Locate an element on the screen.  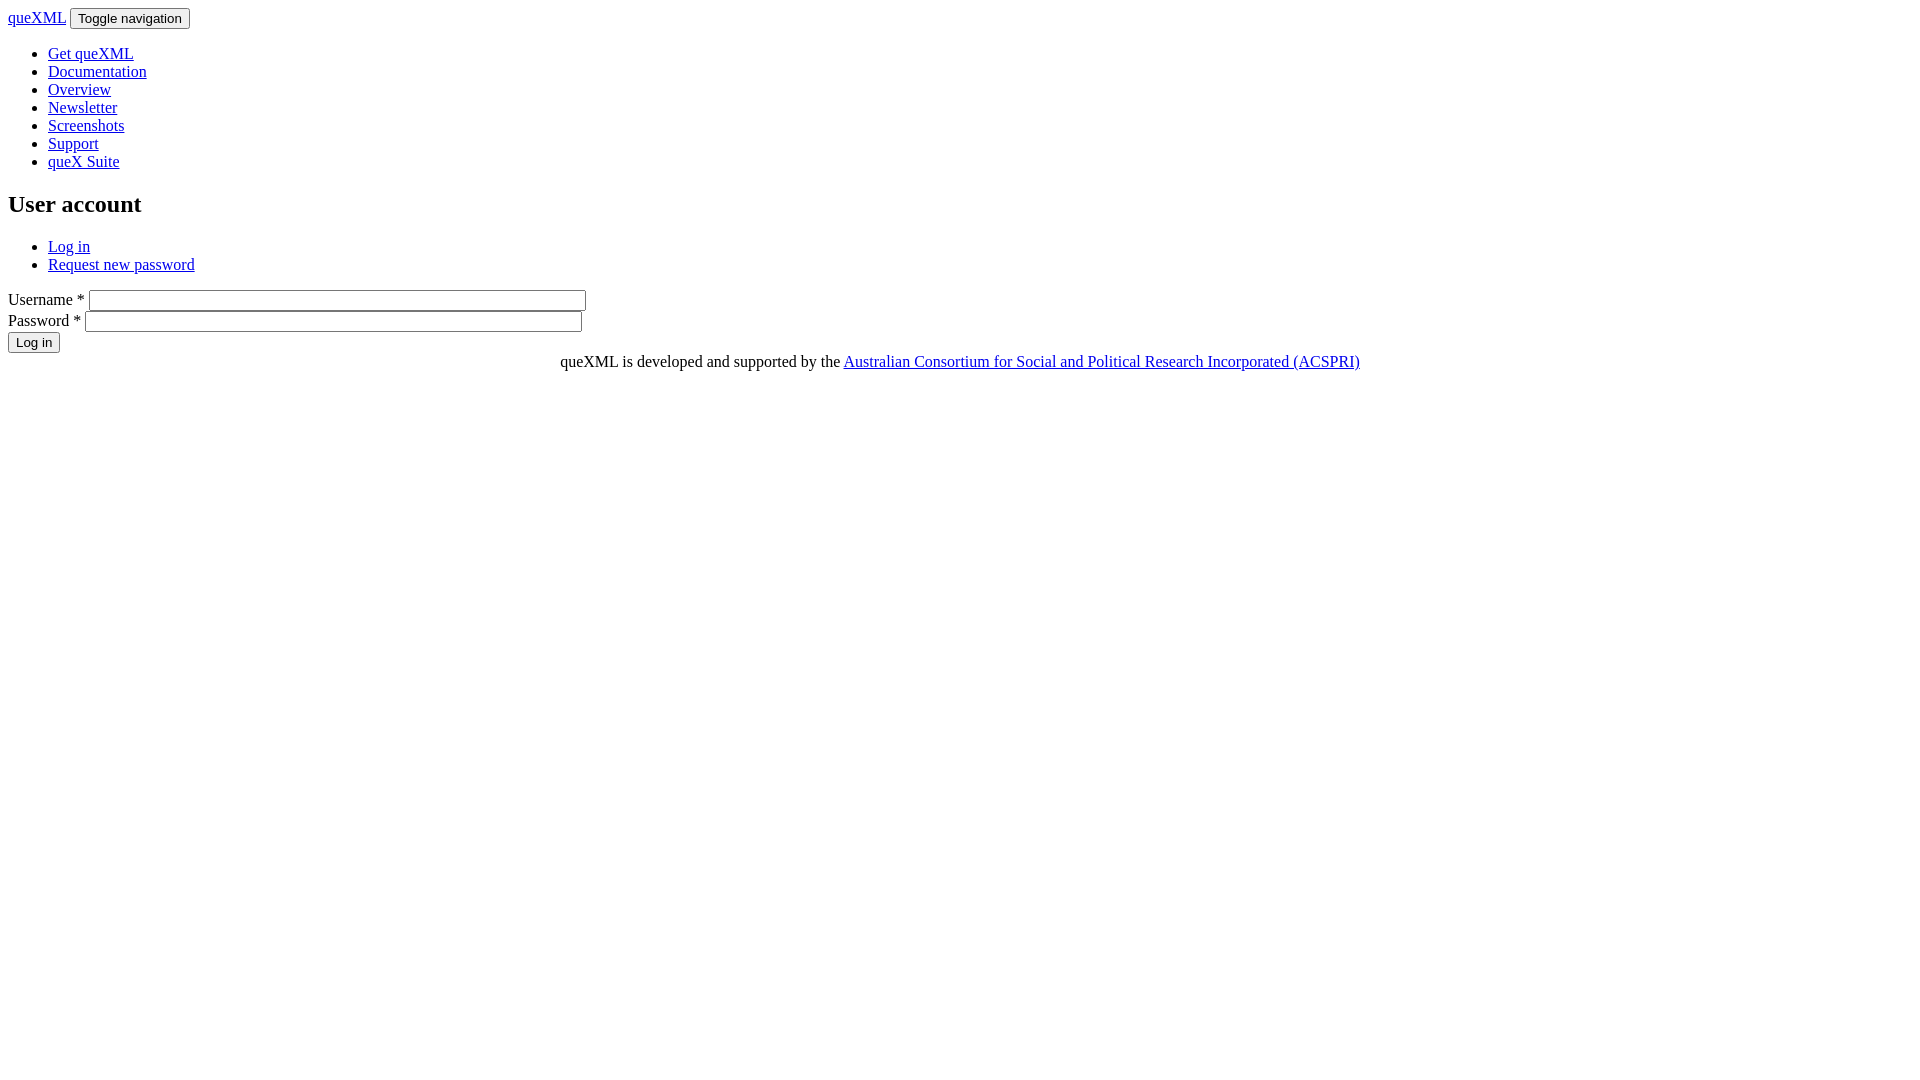
'Log in' is located at coordinates (33, 341).